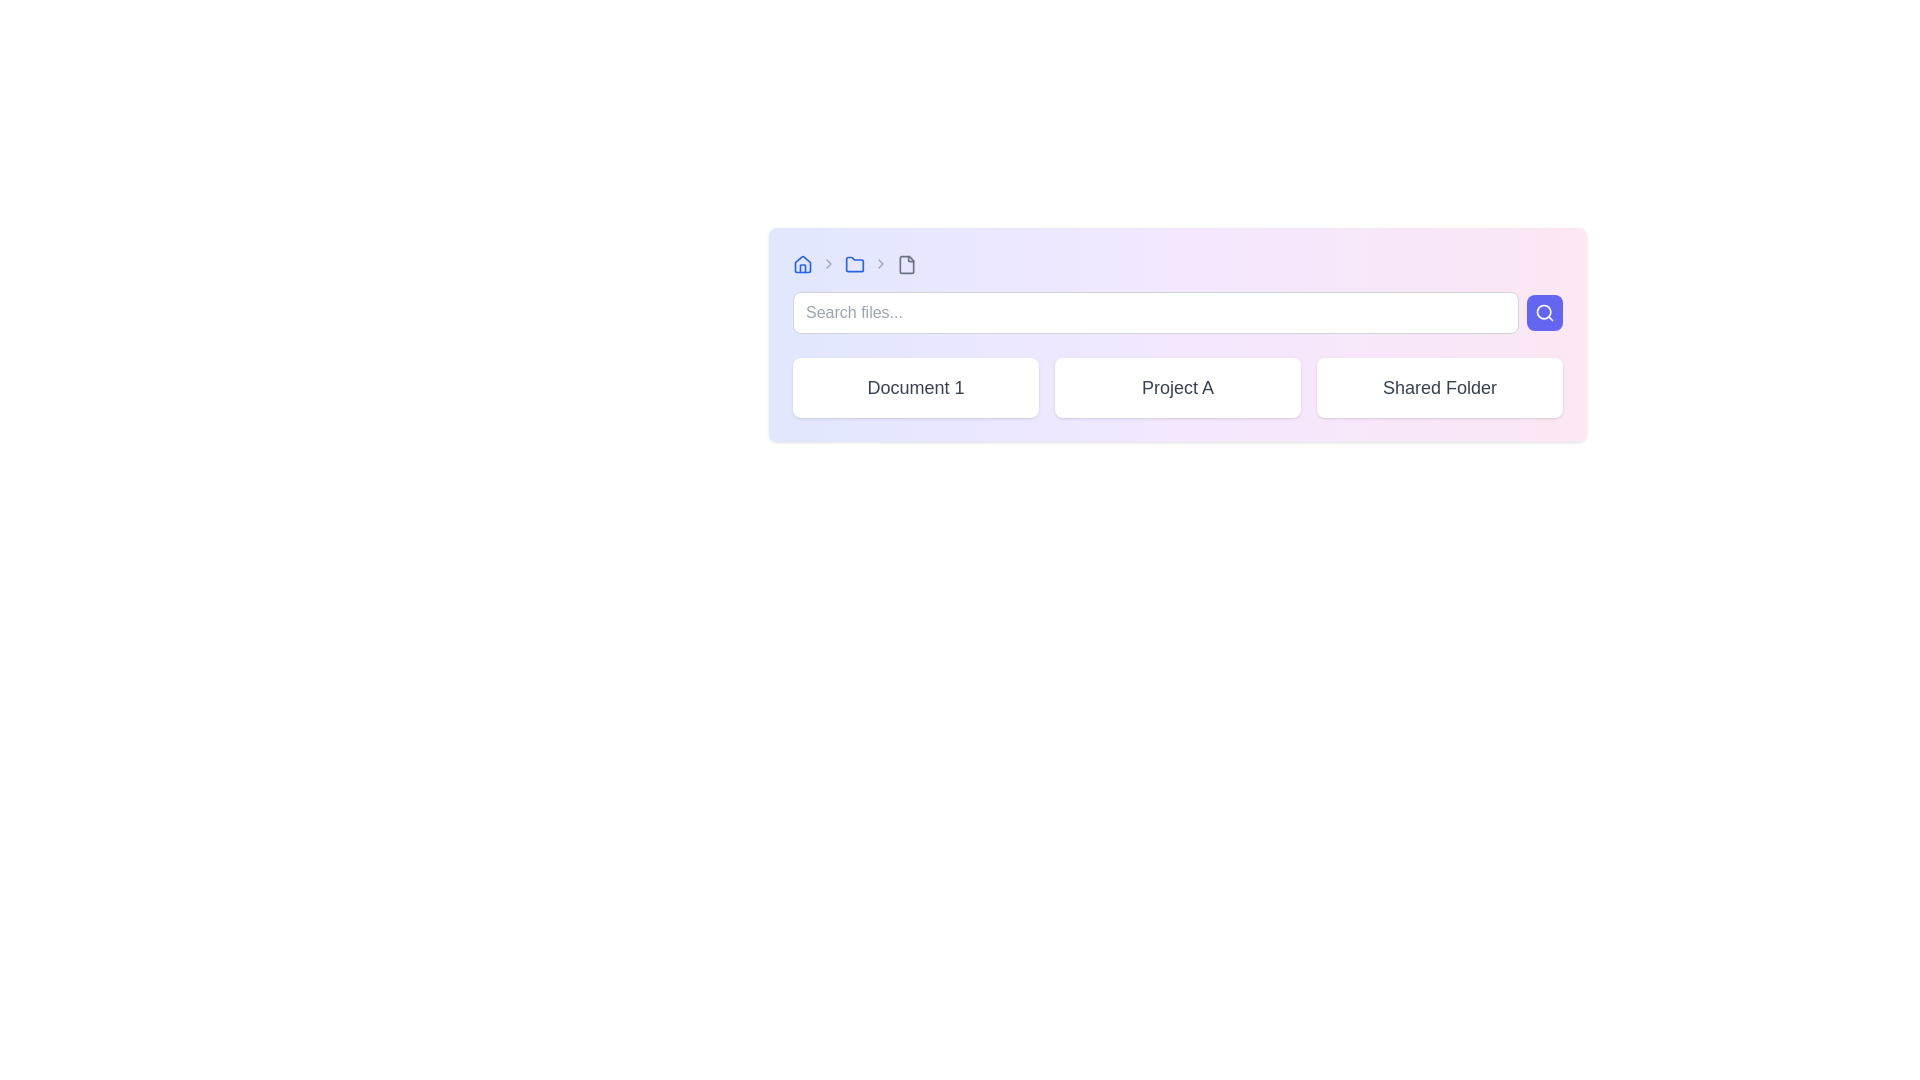 The height and width of the screenshot is (1080, 1920). Describe the element at coordinates (1544, 312) in the screenshot. I see `the interactive search icon located inside the circular button at the far right of the search bar to initiate the search` at that location.